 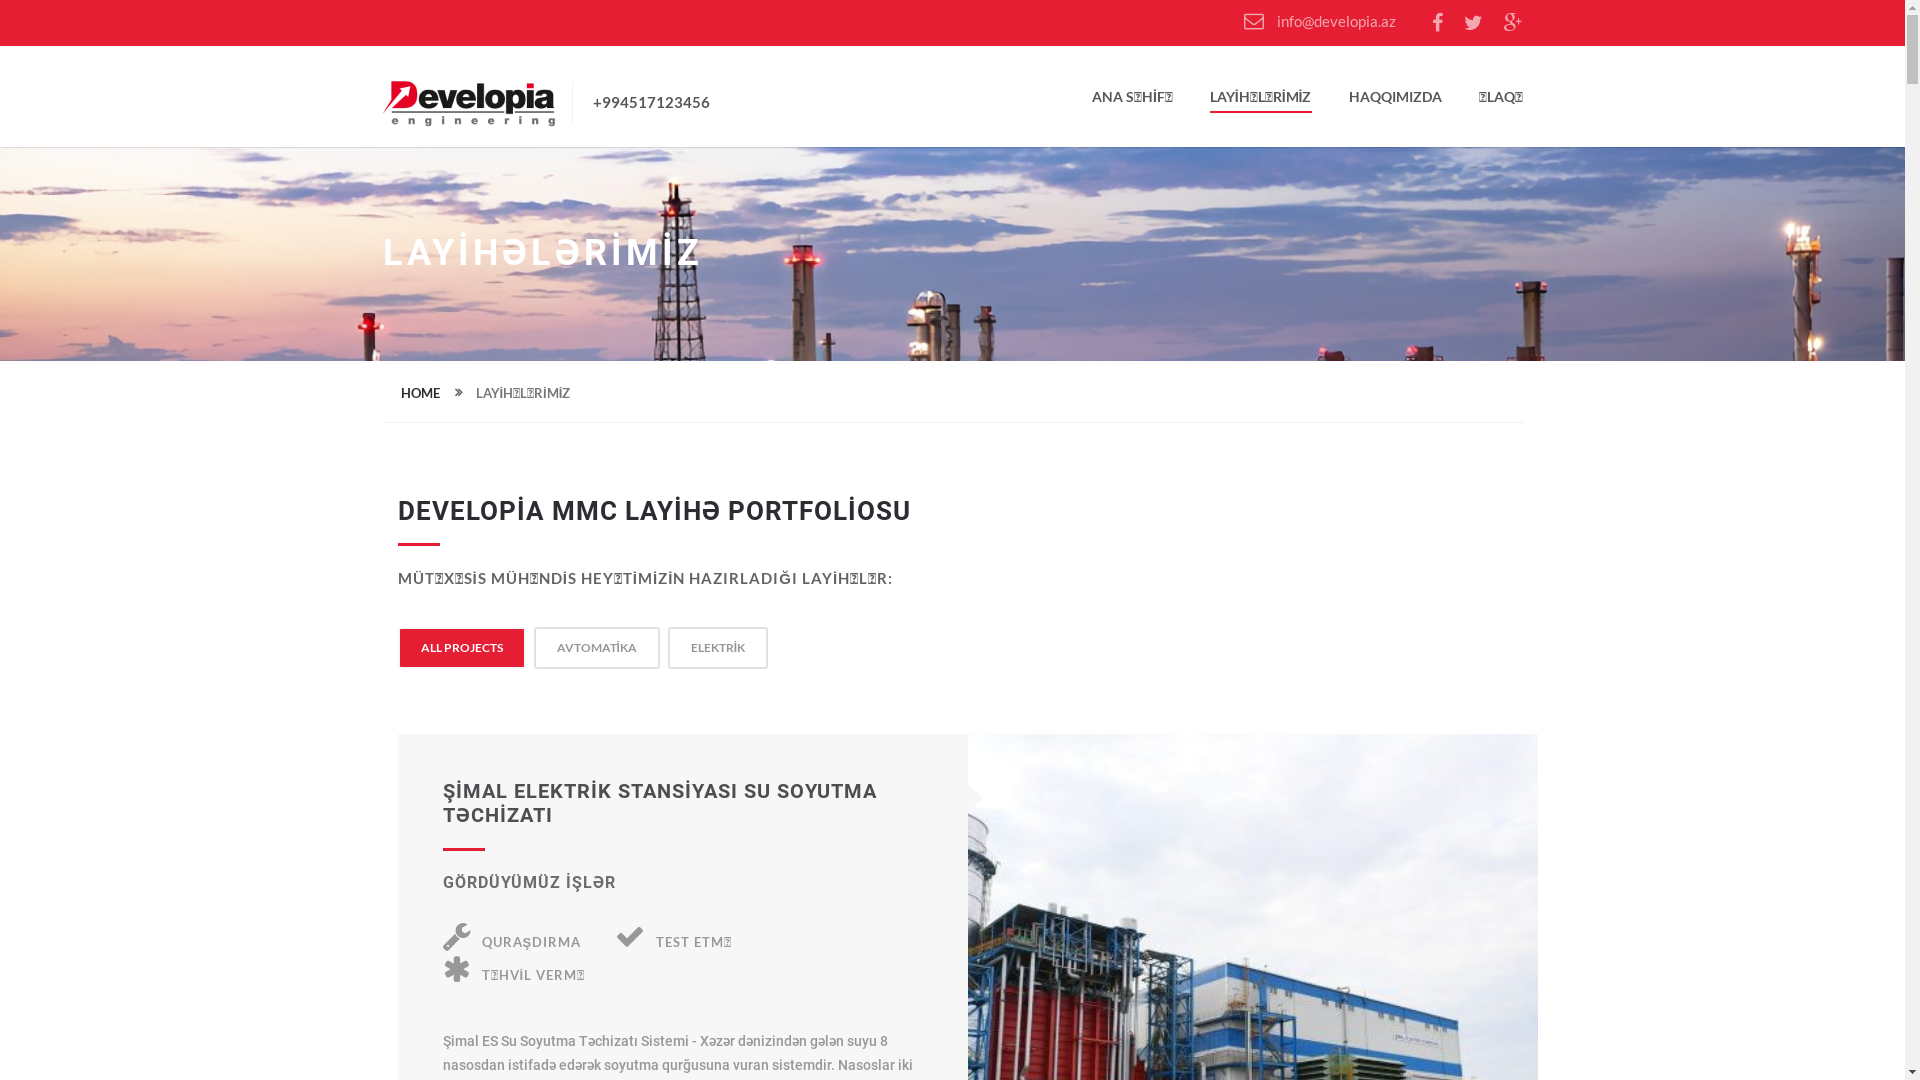 What do you see at coordinates (1473, 23) in the screenshot?
I see `'Twitter'` at bounding box center [1473, 23].